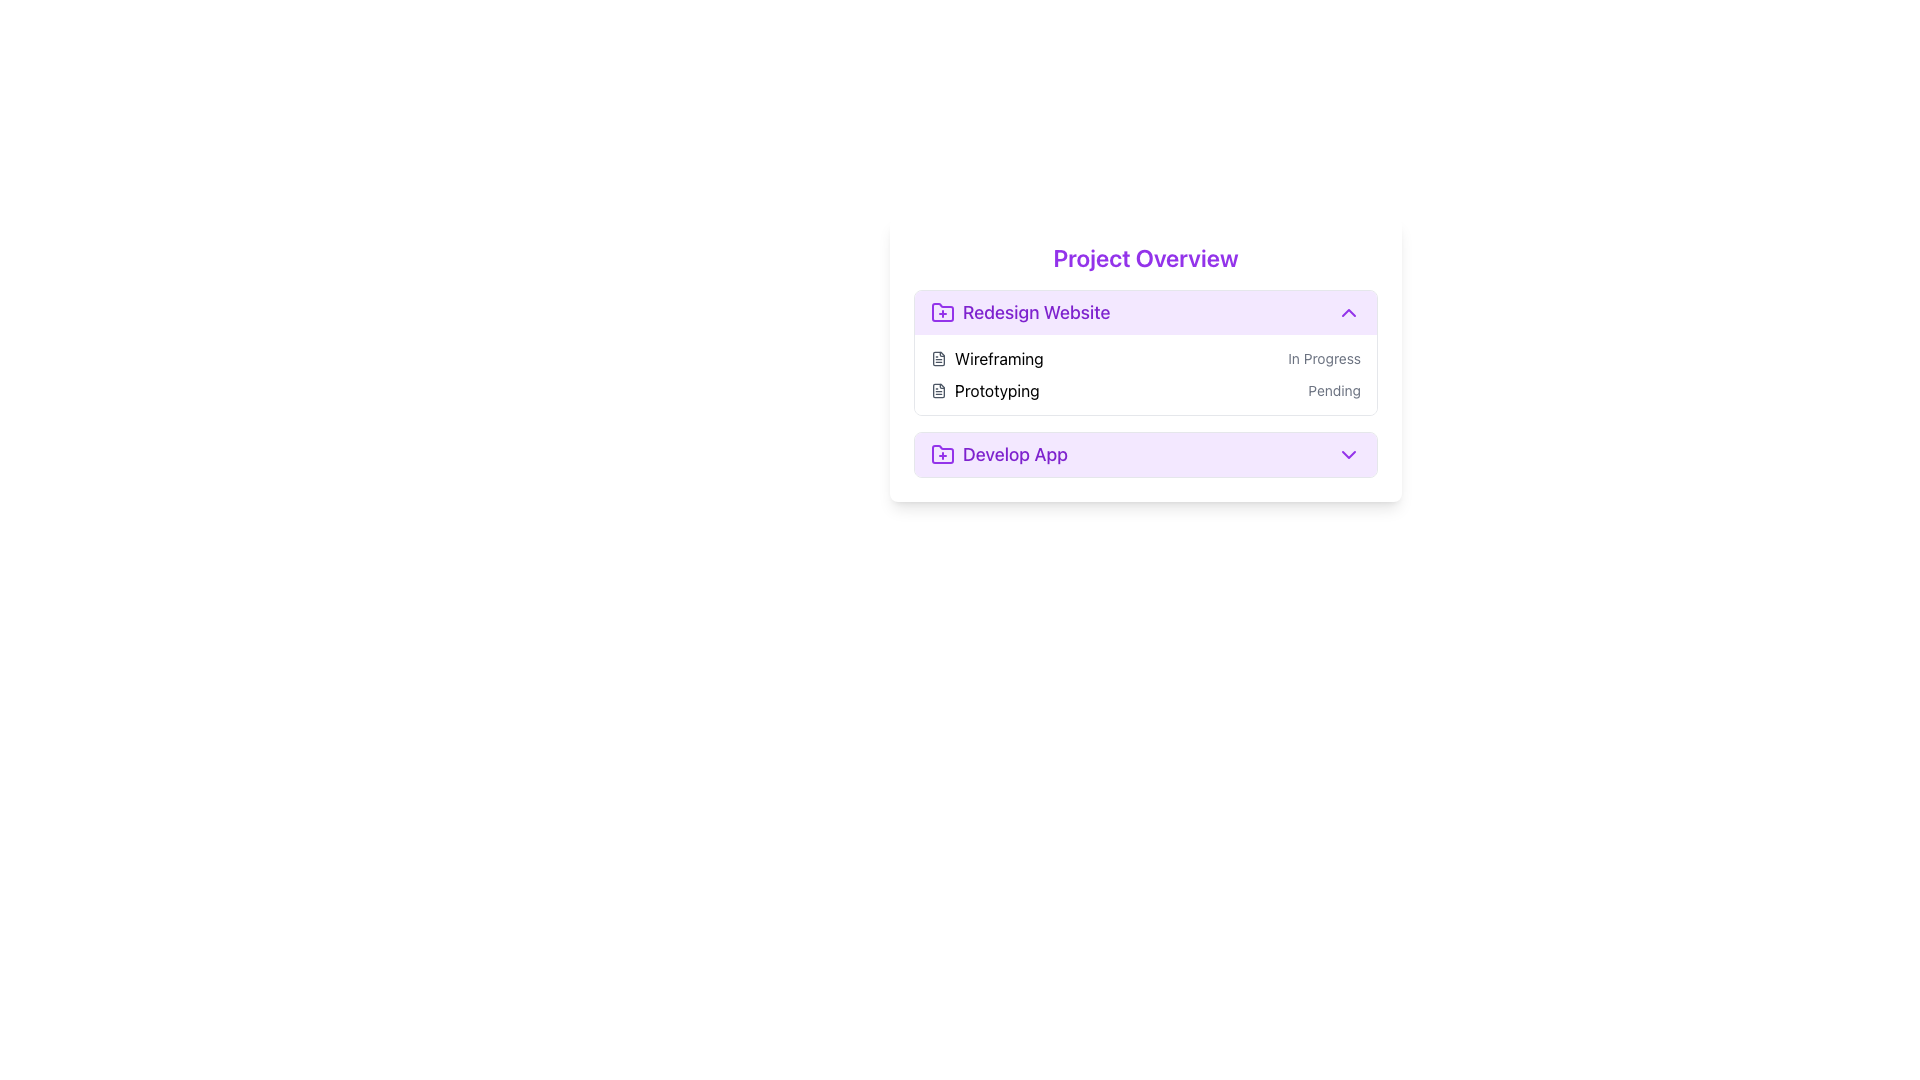  What do you see at coordinates (938, 390) in the screenshot?
I see `the file icon in the task list section titled 'Project Overview', located to the left of the text 'Prototyping'` at bounding box center [938, 390].